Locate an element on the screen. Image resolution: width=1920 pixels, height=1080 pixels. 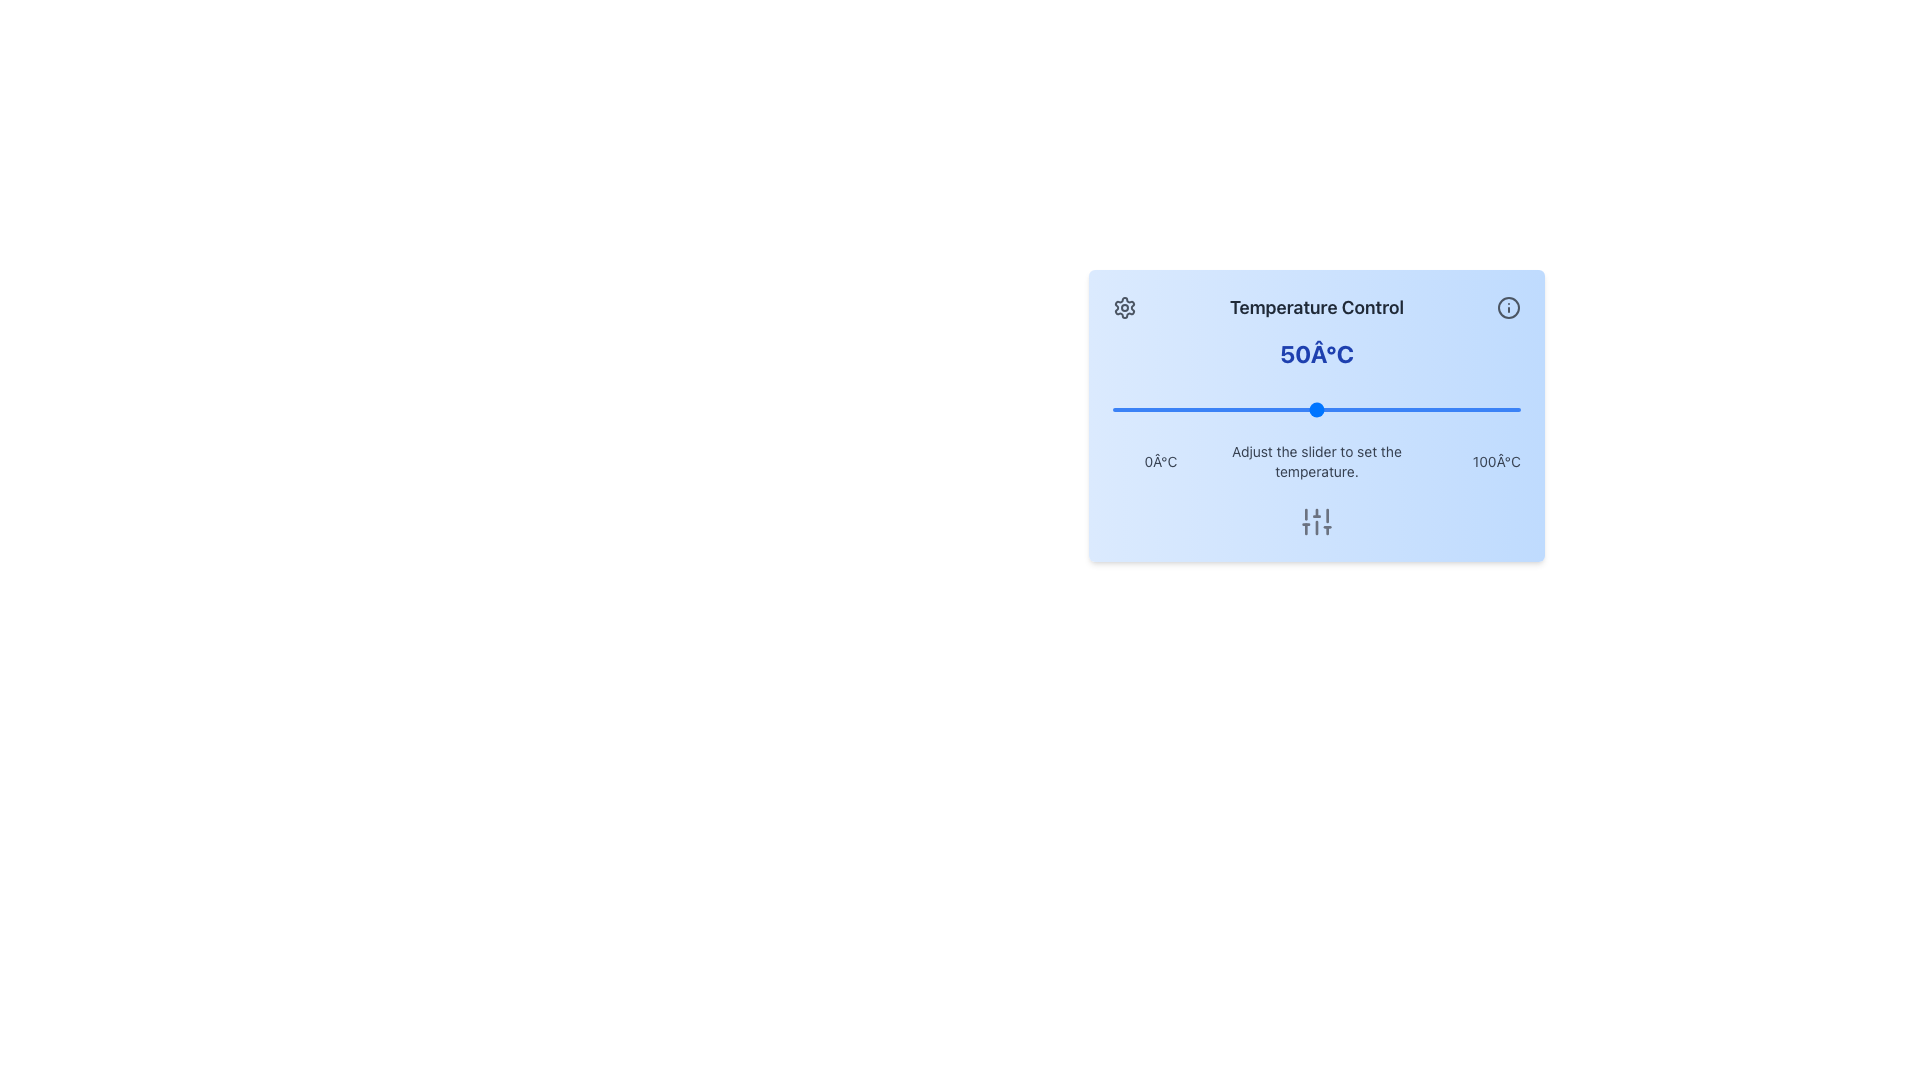
the temperature is located at coordinates (1496, 408).